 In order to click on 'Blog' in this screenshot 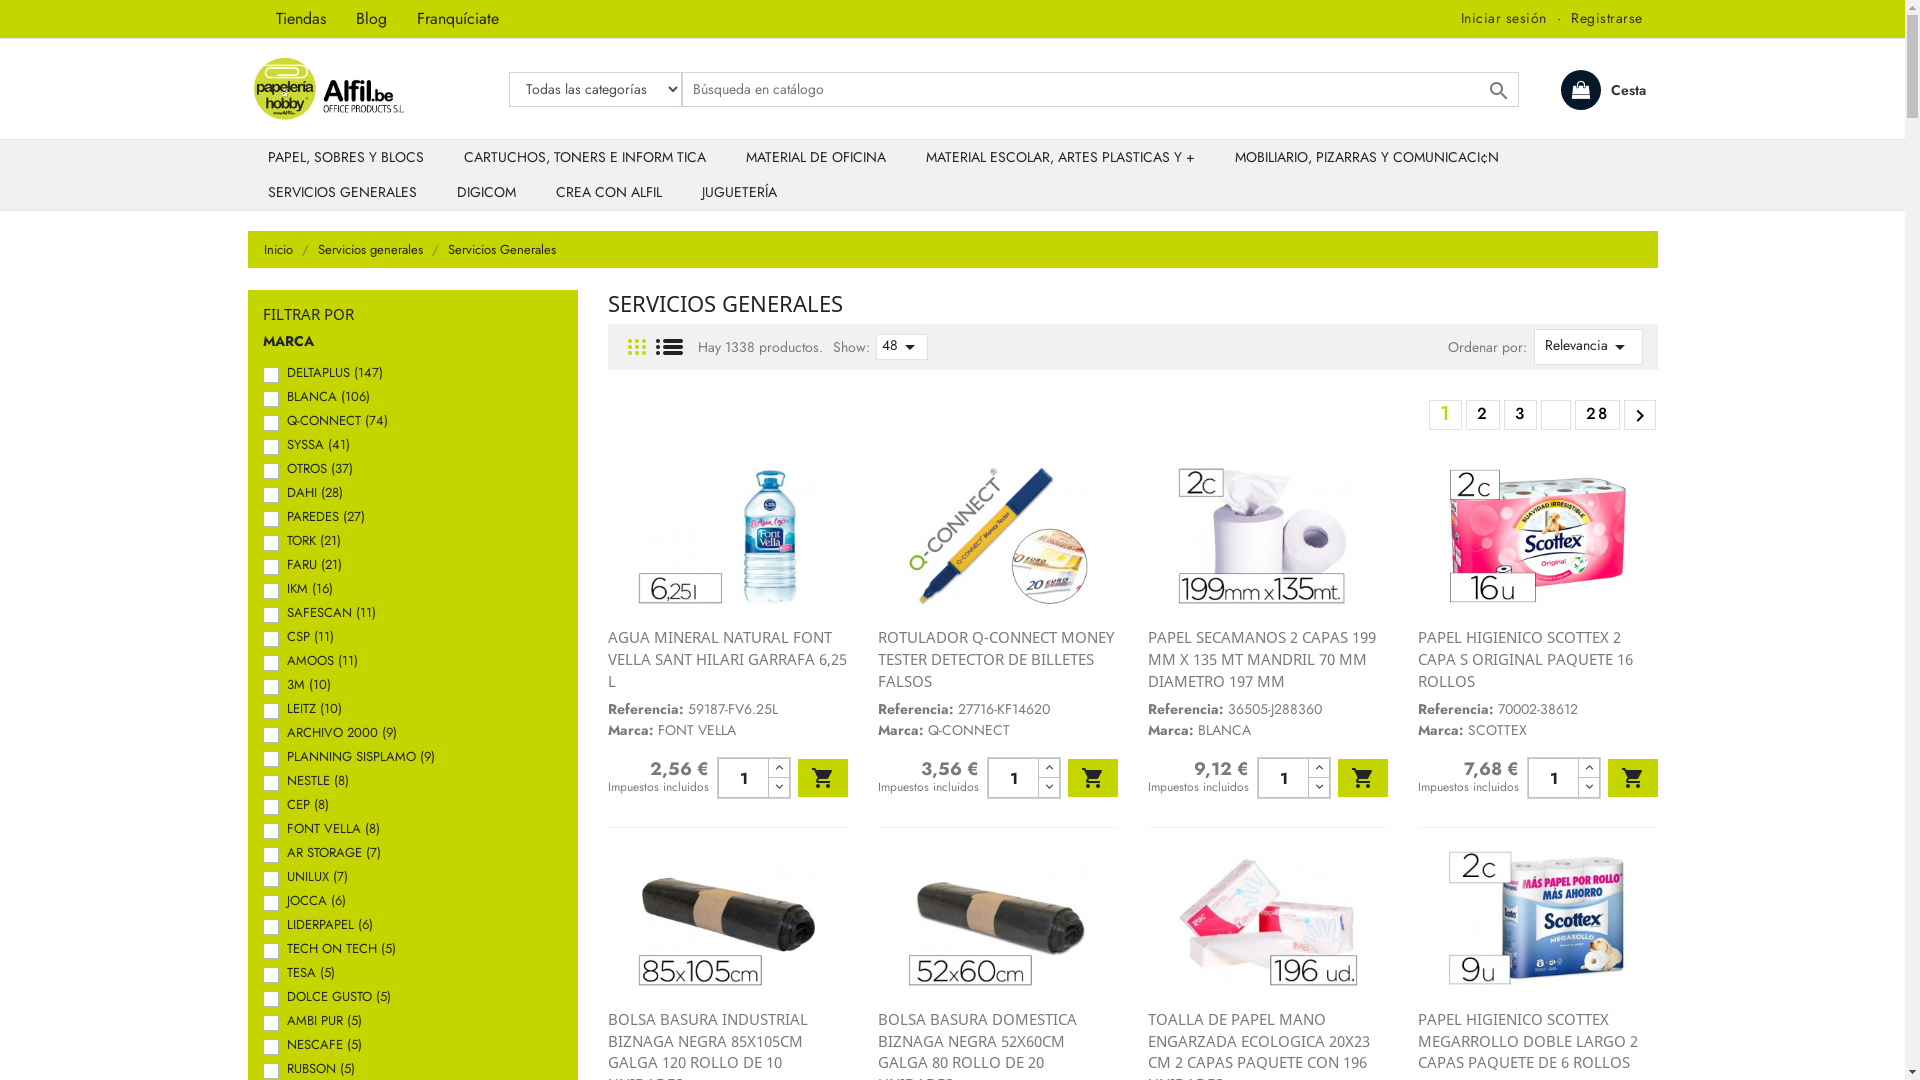, I will do `click(370, 19)`.